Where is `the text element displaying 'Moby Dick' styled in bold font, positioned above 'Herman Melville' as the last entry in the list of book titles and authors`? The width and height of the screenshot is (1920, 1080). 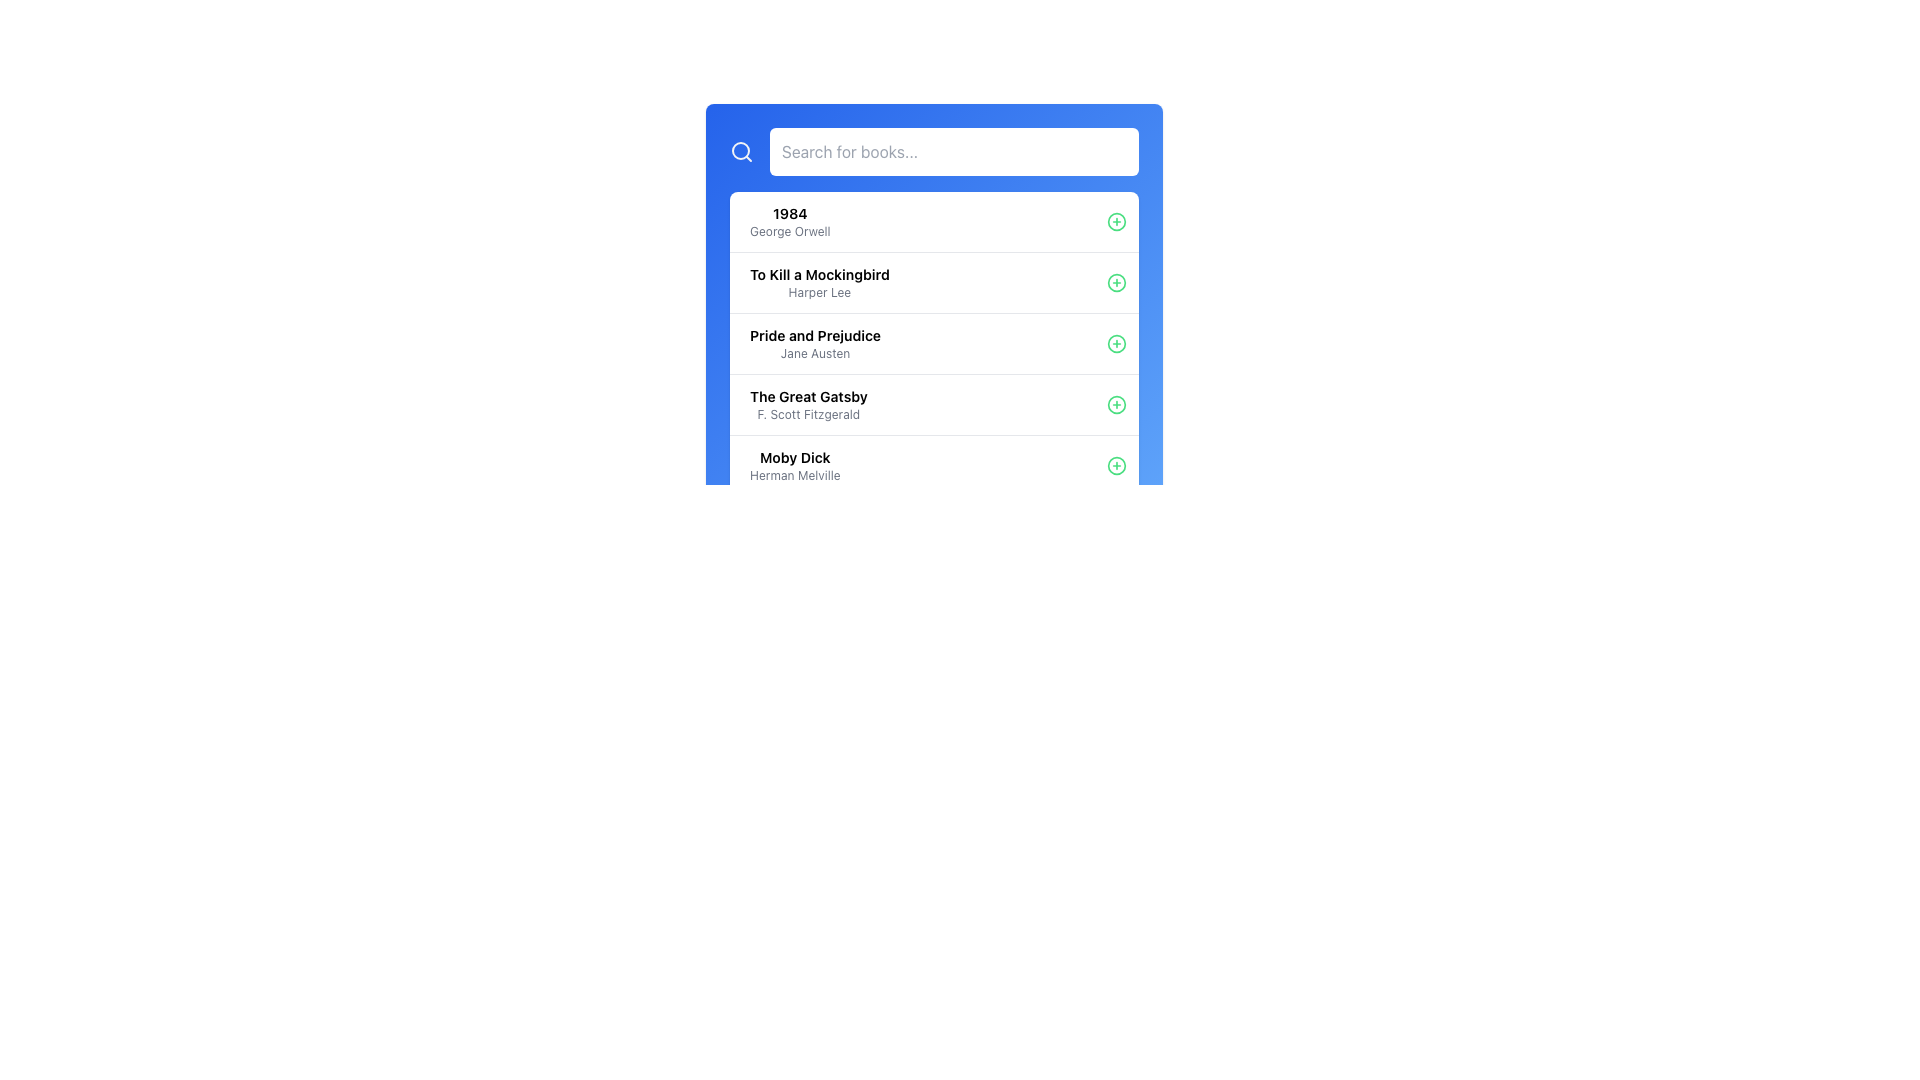
the text element displaying 'Moby Dick' styled in bold font, positioned above 'Herman Melville' as the last entry in the list of book titles and authors is located at coordinates (794, 458).